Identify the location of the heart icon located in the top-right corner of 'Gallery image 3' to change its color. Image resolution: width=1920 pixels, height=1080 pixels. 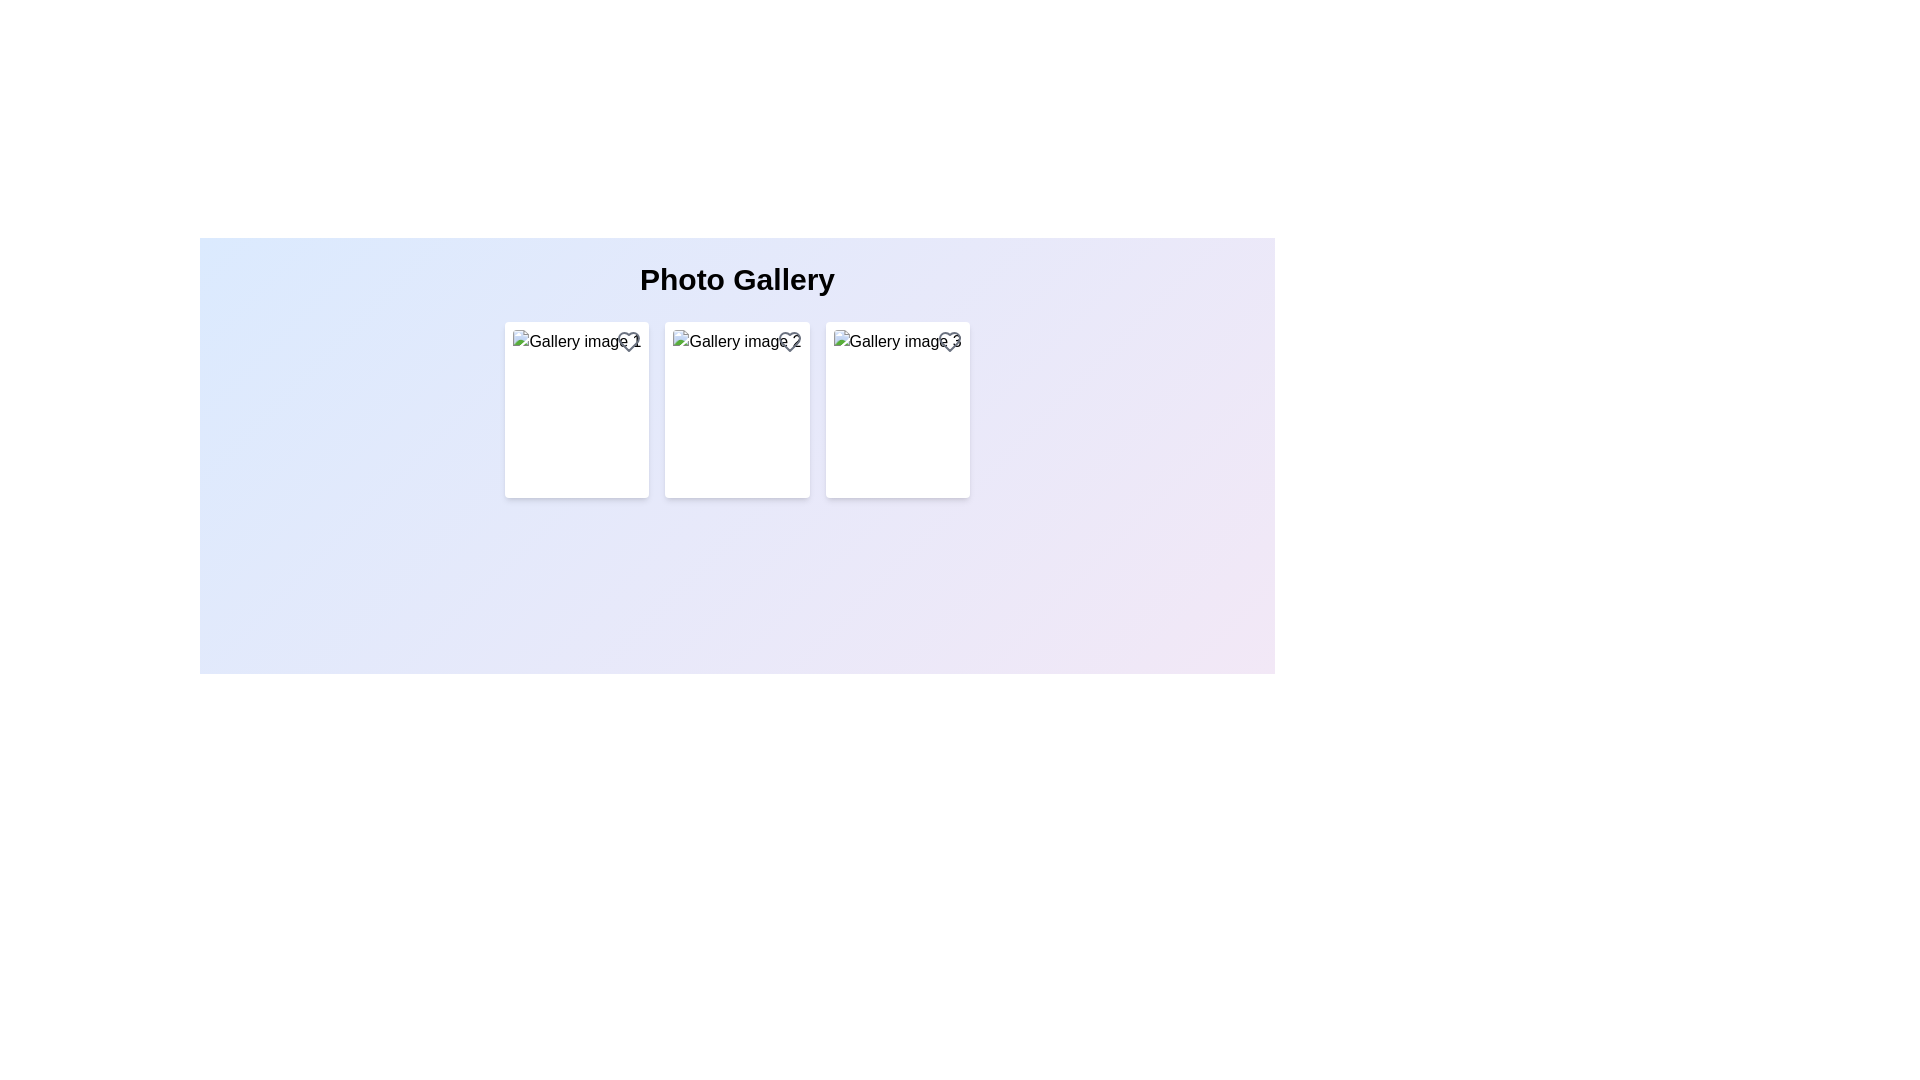
(948, 341).